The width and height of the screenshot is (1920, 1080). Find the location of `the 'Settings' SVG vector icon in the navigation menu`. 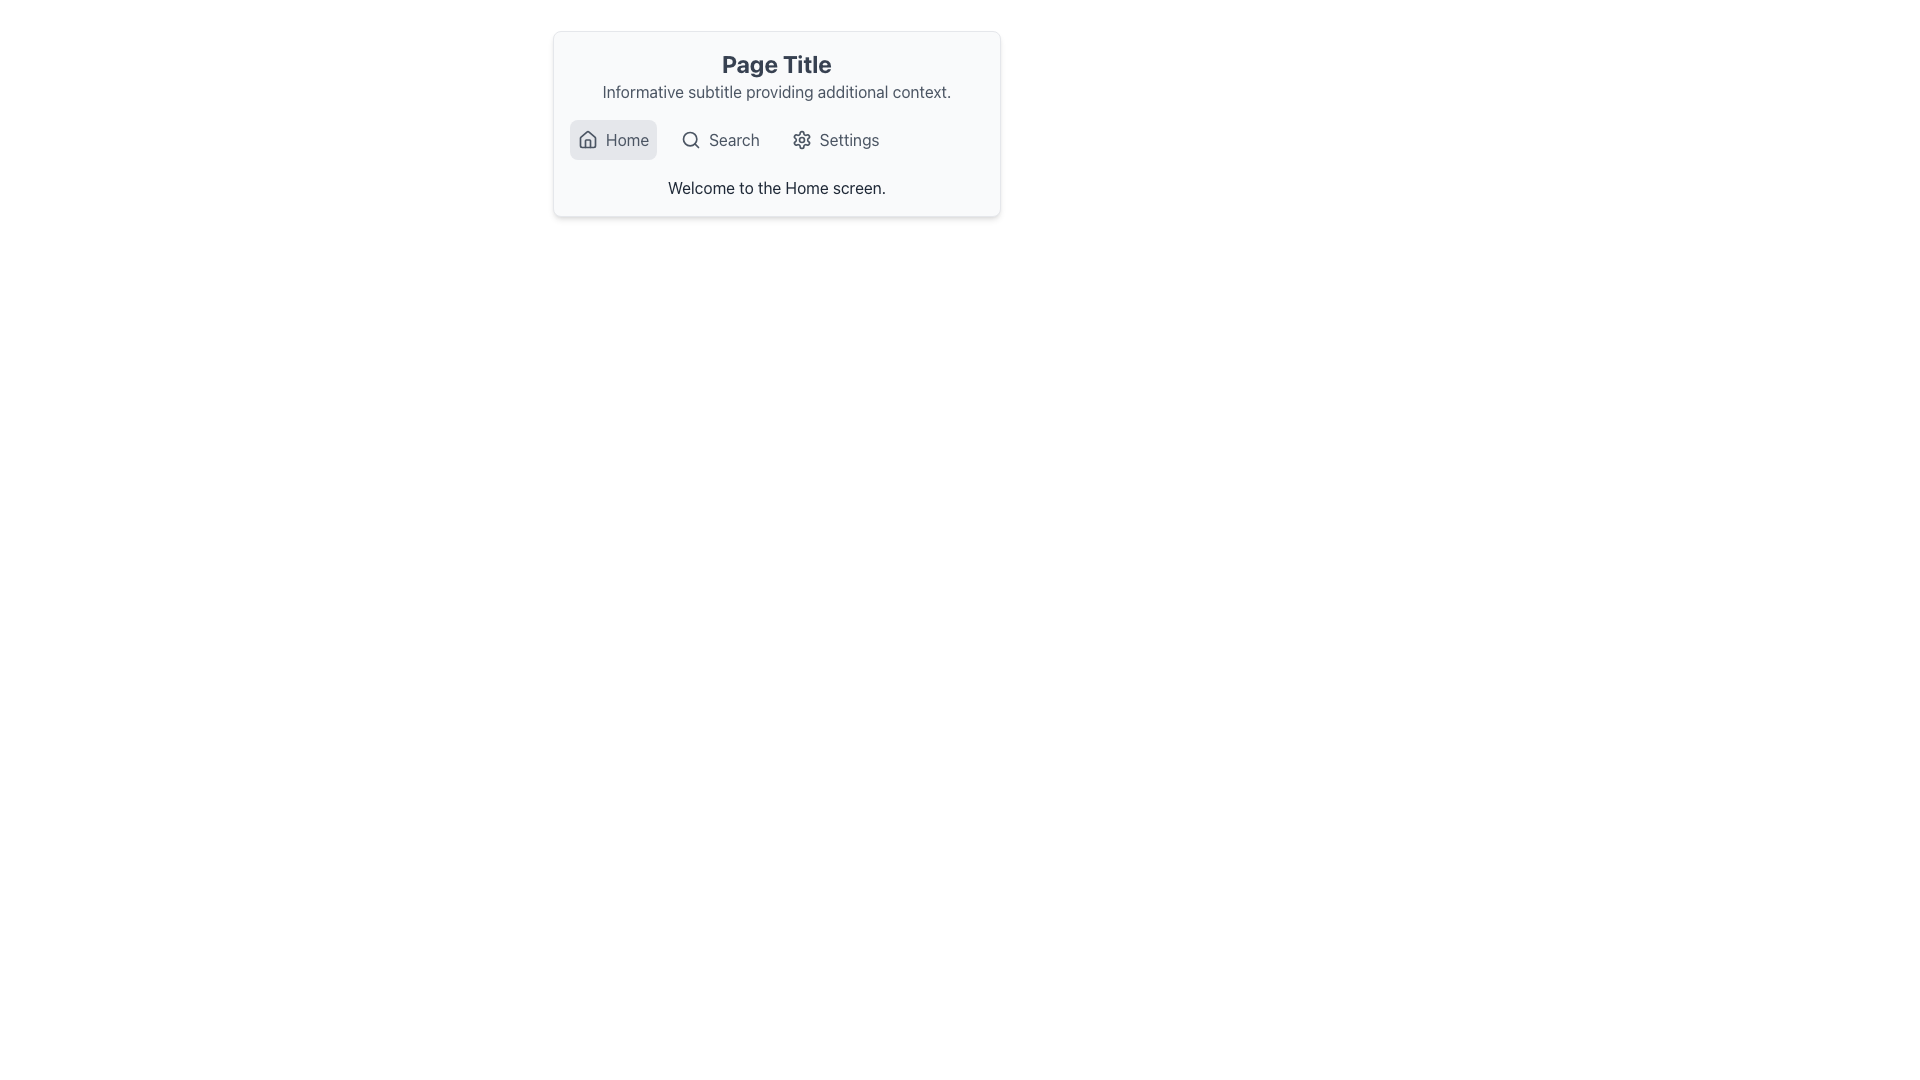

the 'Settings' SVG vector icon in the navigation menu is located at coordinates (801, 138).